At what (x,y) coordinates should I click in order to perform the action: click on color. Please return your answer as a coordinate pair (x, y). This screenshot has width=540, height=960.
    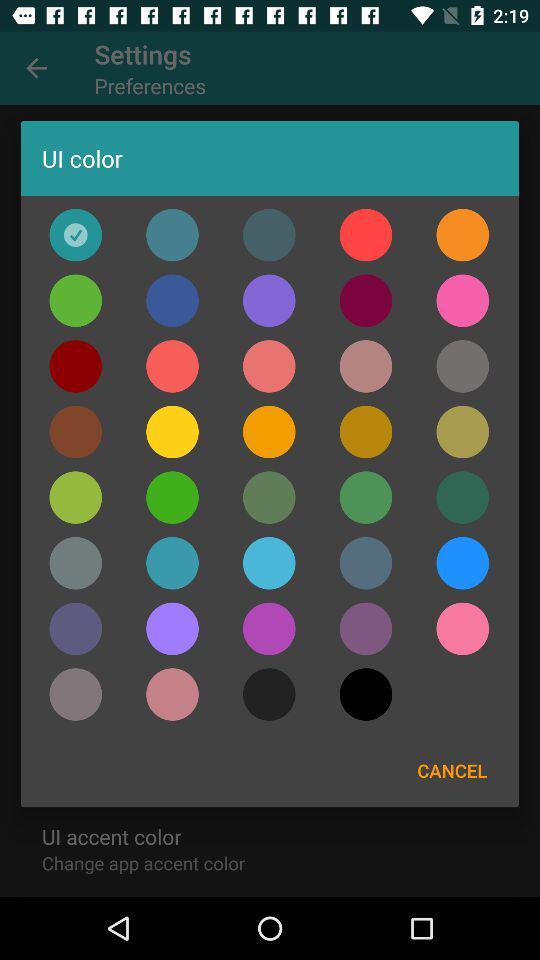
    Looking at the image, I should click on (269, 627).